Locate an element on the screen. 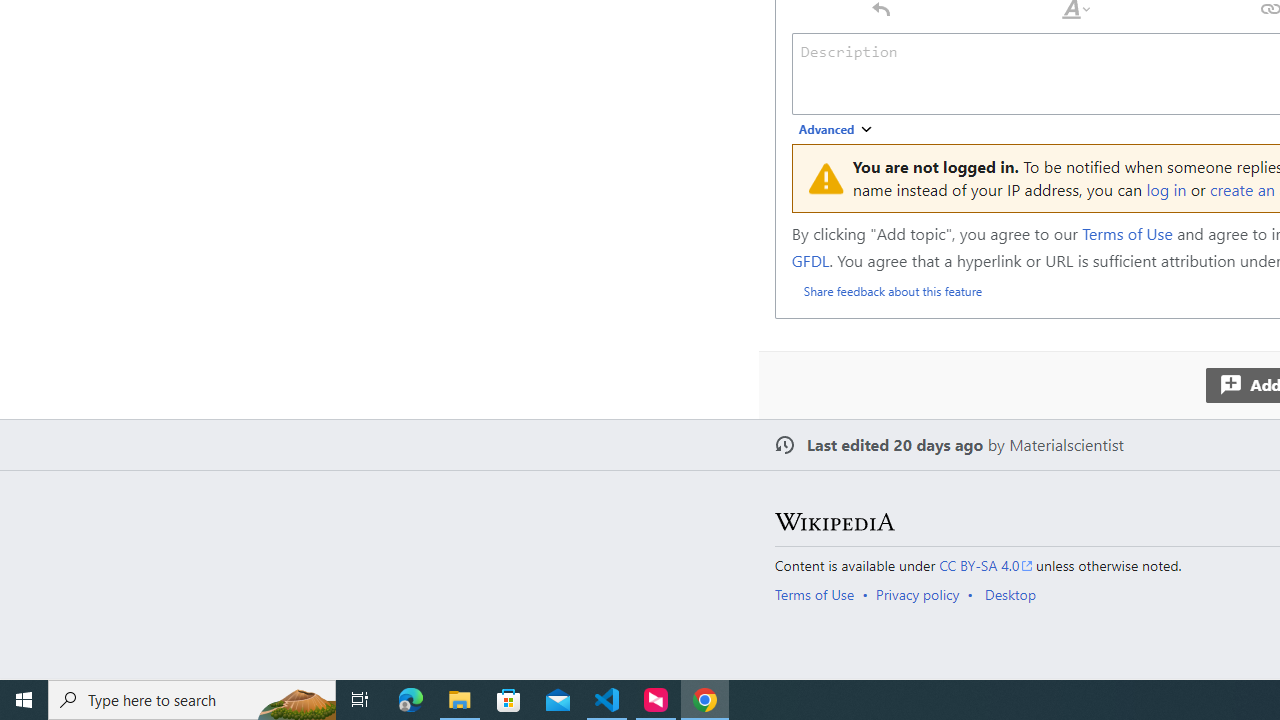 The height and width of the screenshot is (720, 1280). 'CC BY-SA 4.0' is located at coordinates (986, 565).